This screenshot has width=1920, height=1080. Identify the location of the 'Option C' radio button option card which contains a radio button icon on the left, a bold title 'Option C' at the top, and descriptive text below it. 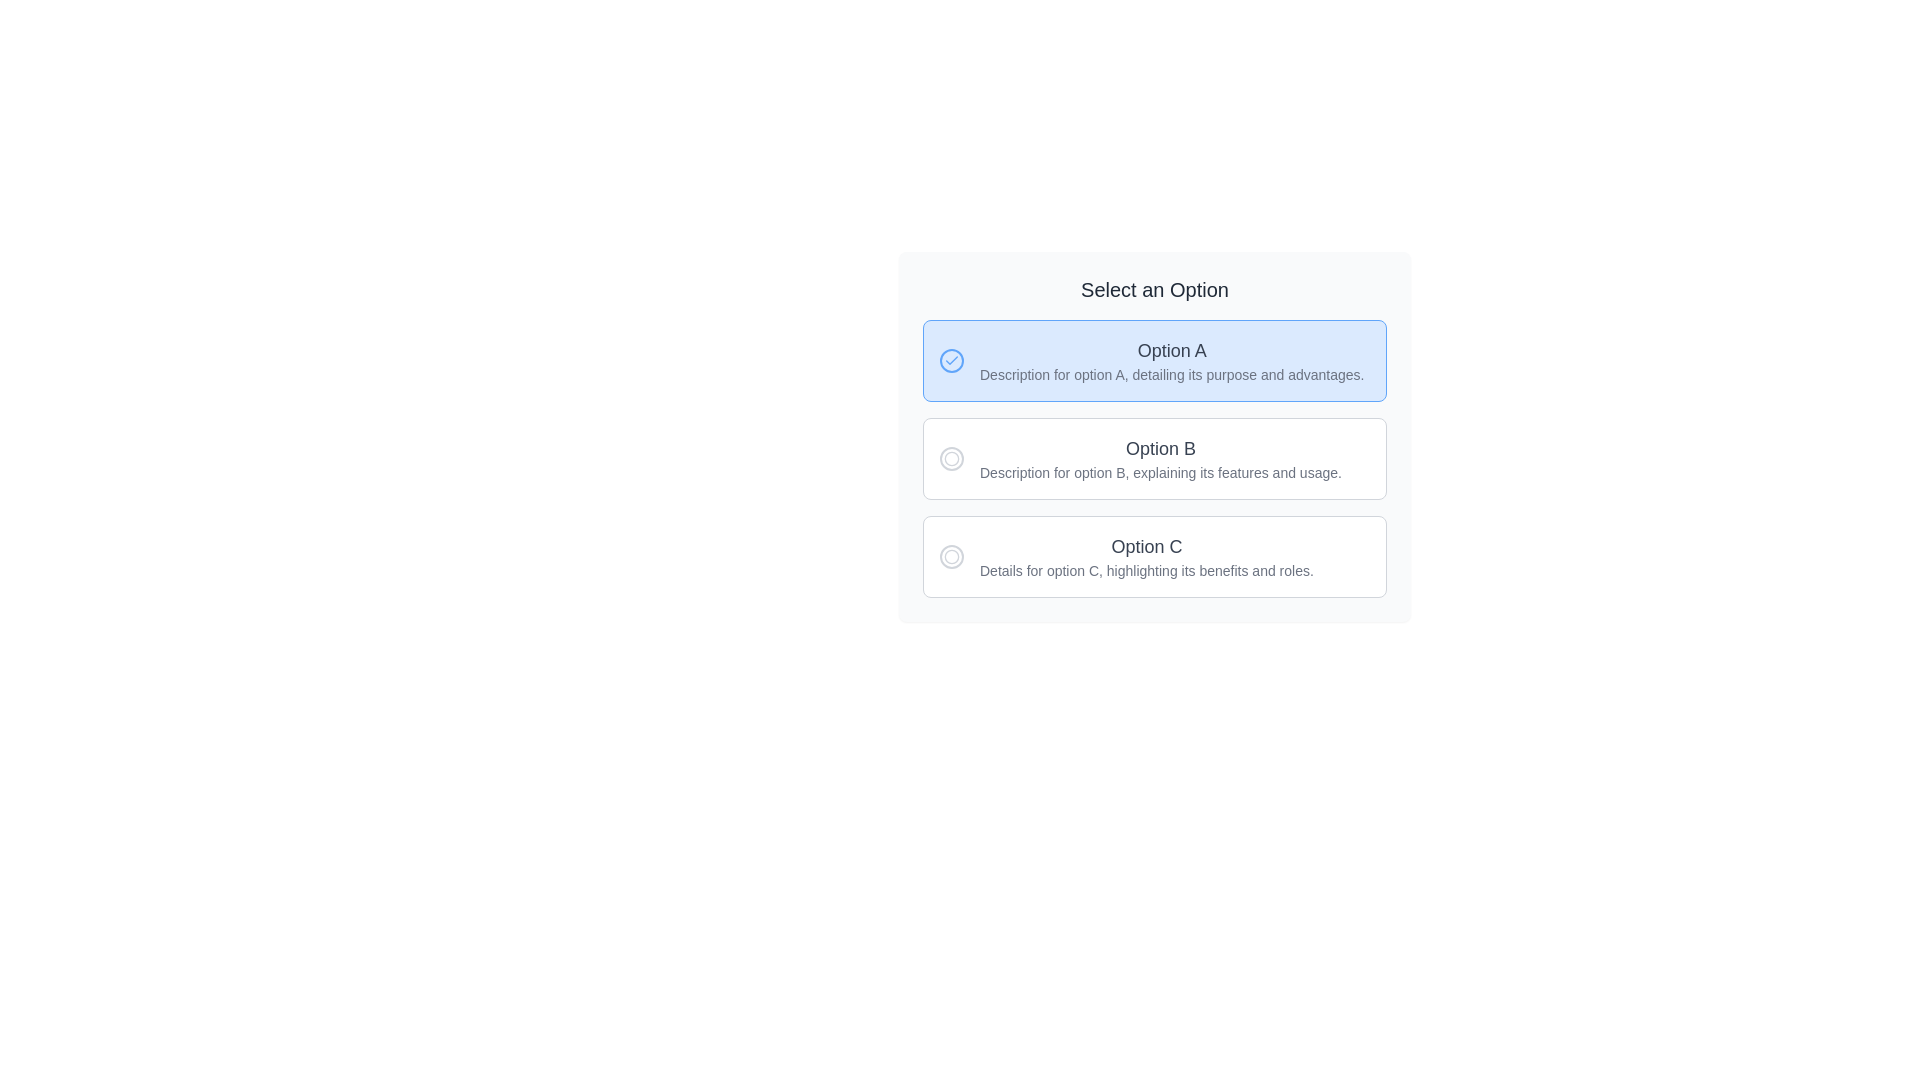
(1155, 556).